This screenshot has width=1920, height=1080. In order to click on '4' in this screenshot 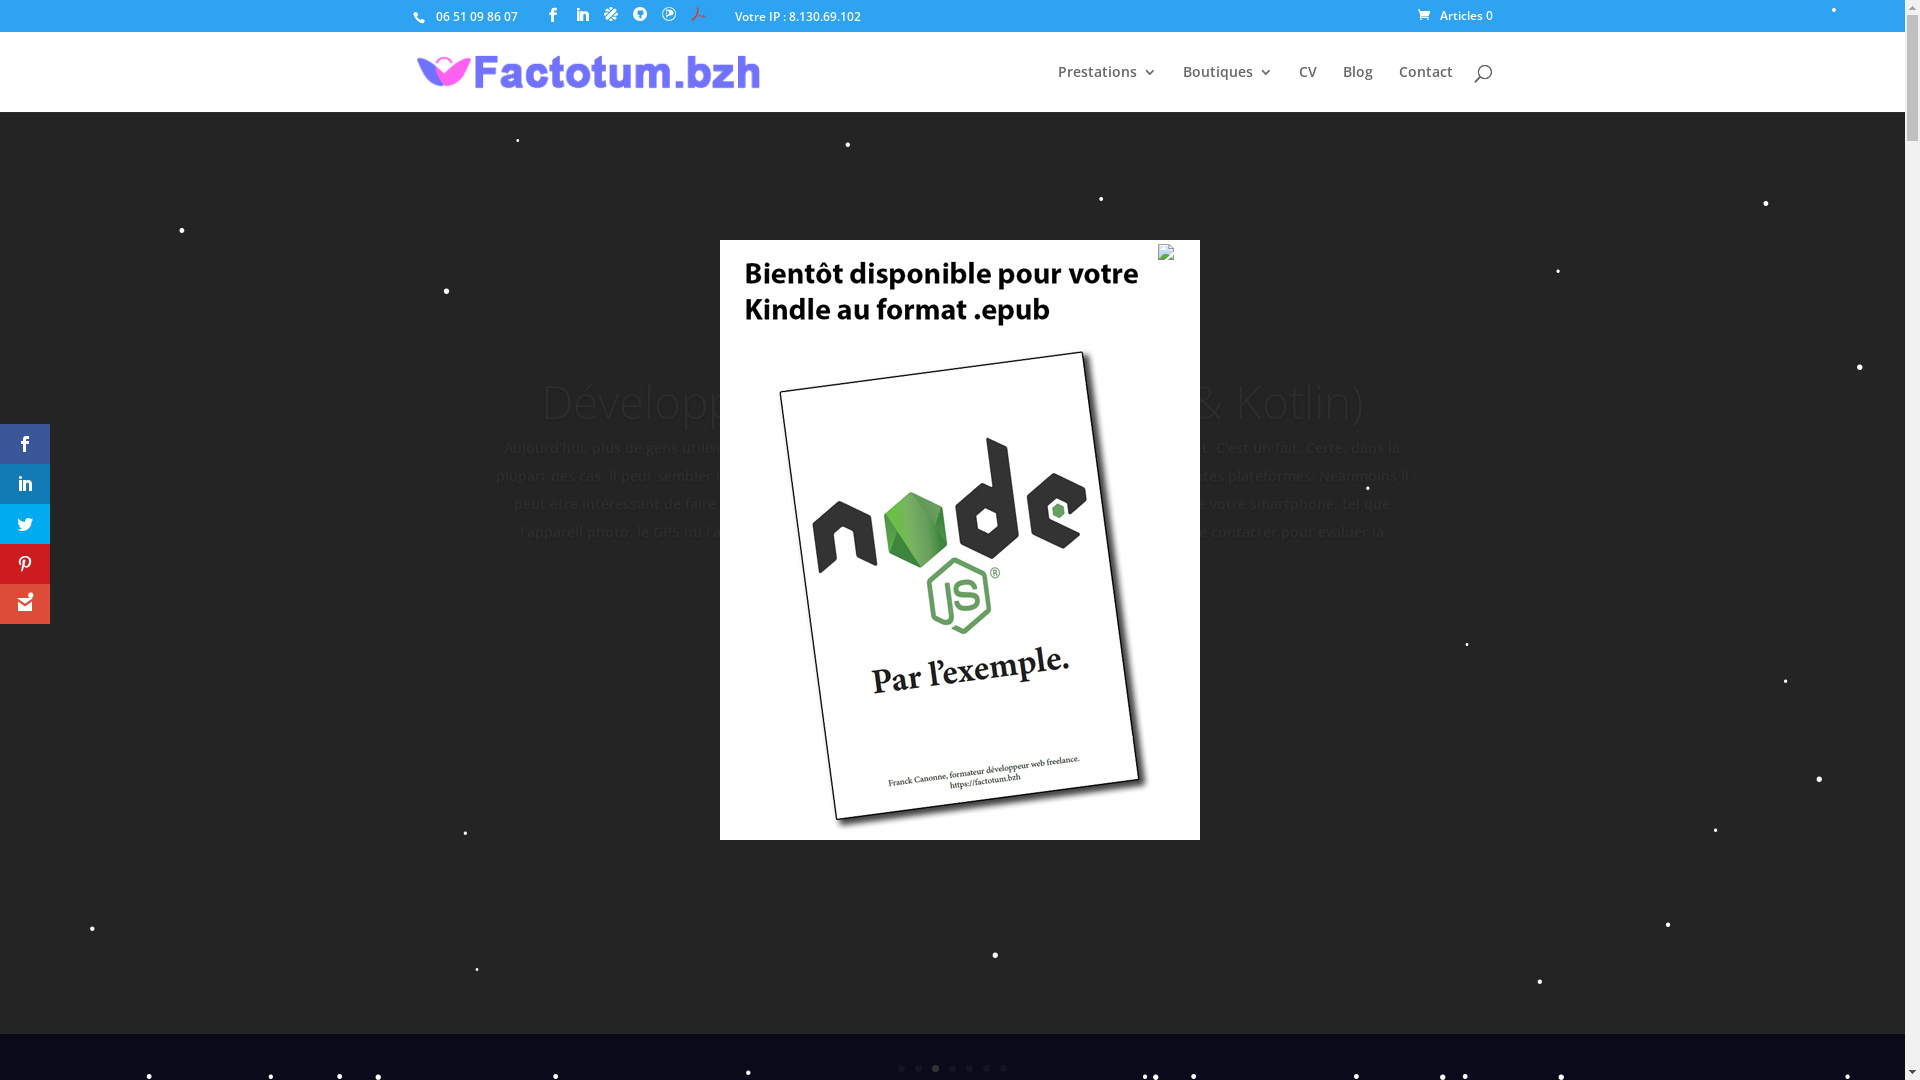, I will do `click(951, 1067)`.